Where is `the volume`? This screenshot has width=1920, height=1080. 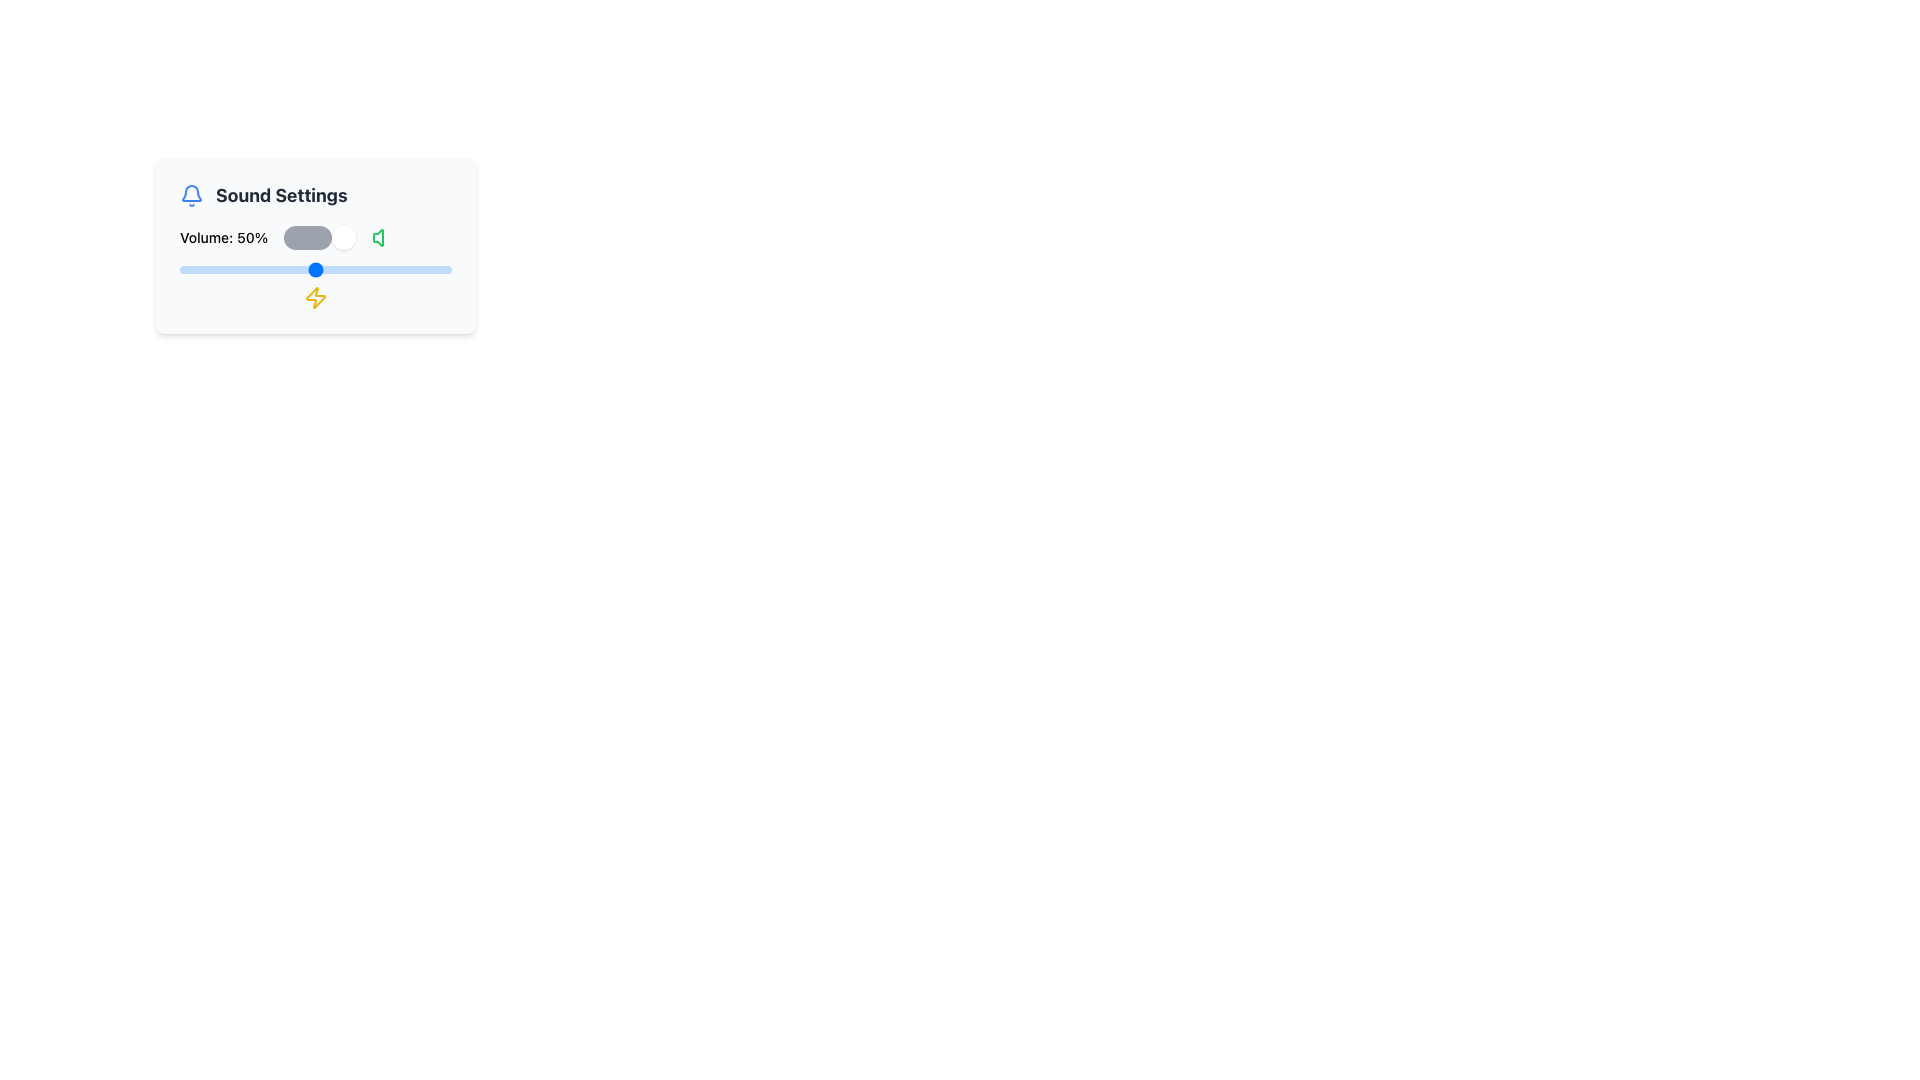 the volume is located at coordinates (340, 270).